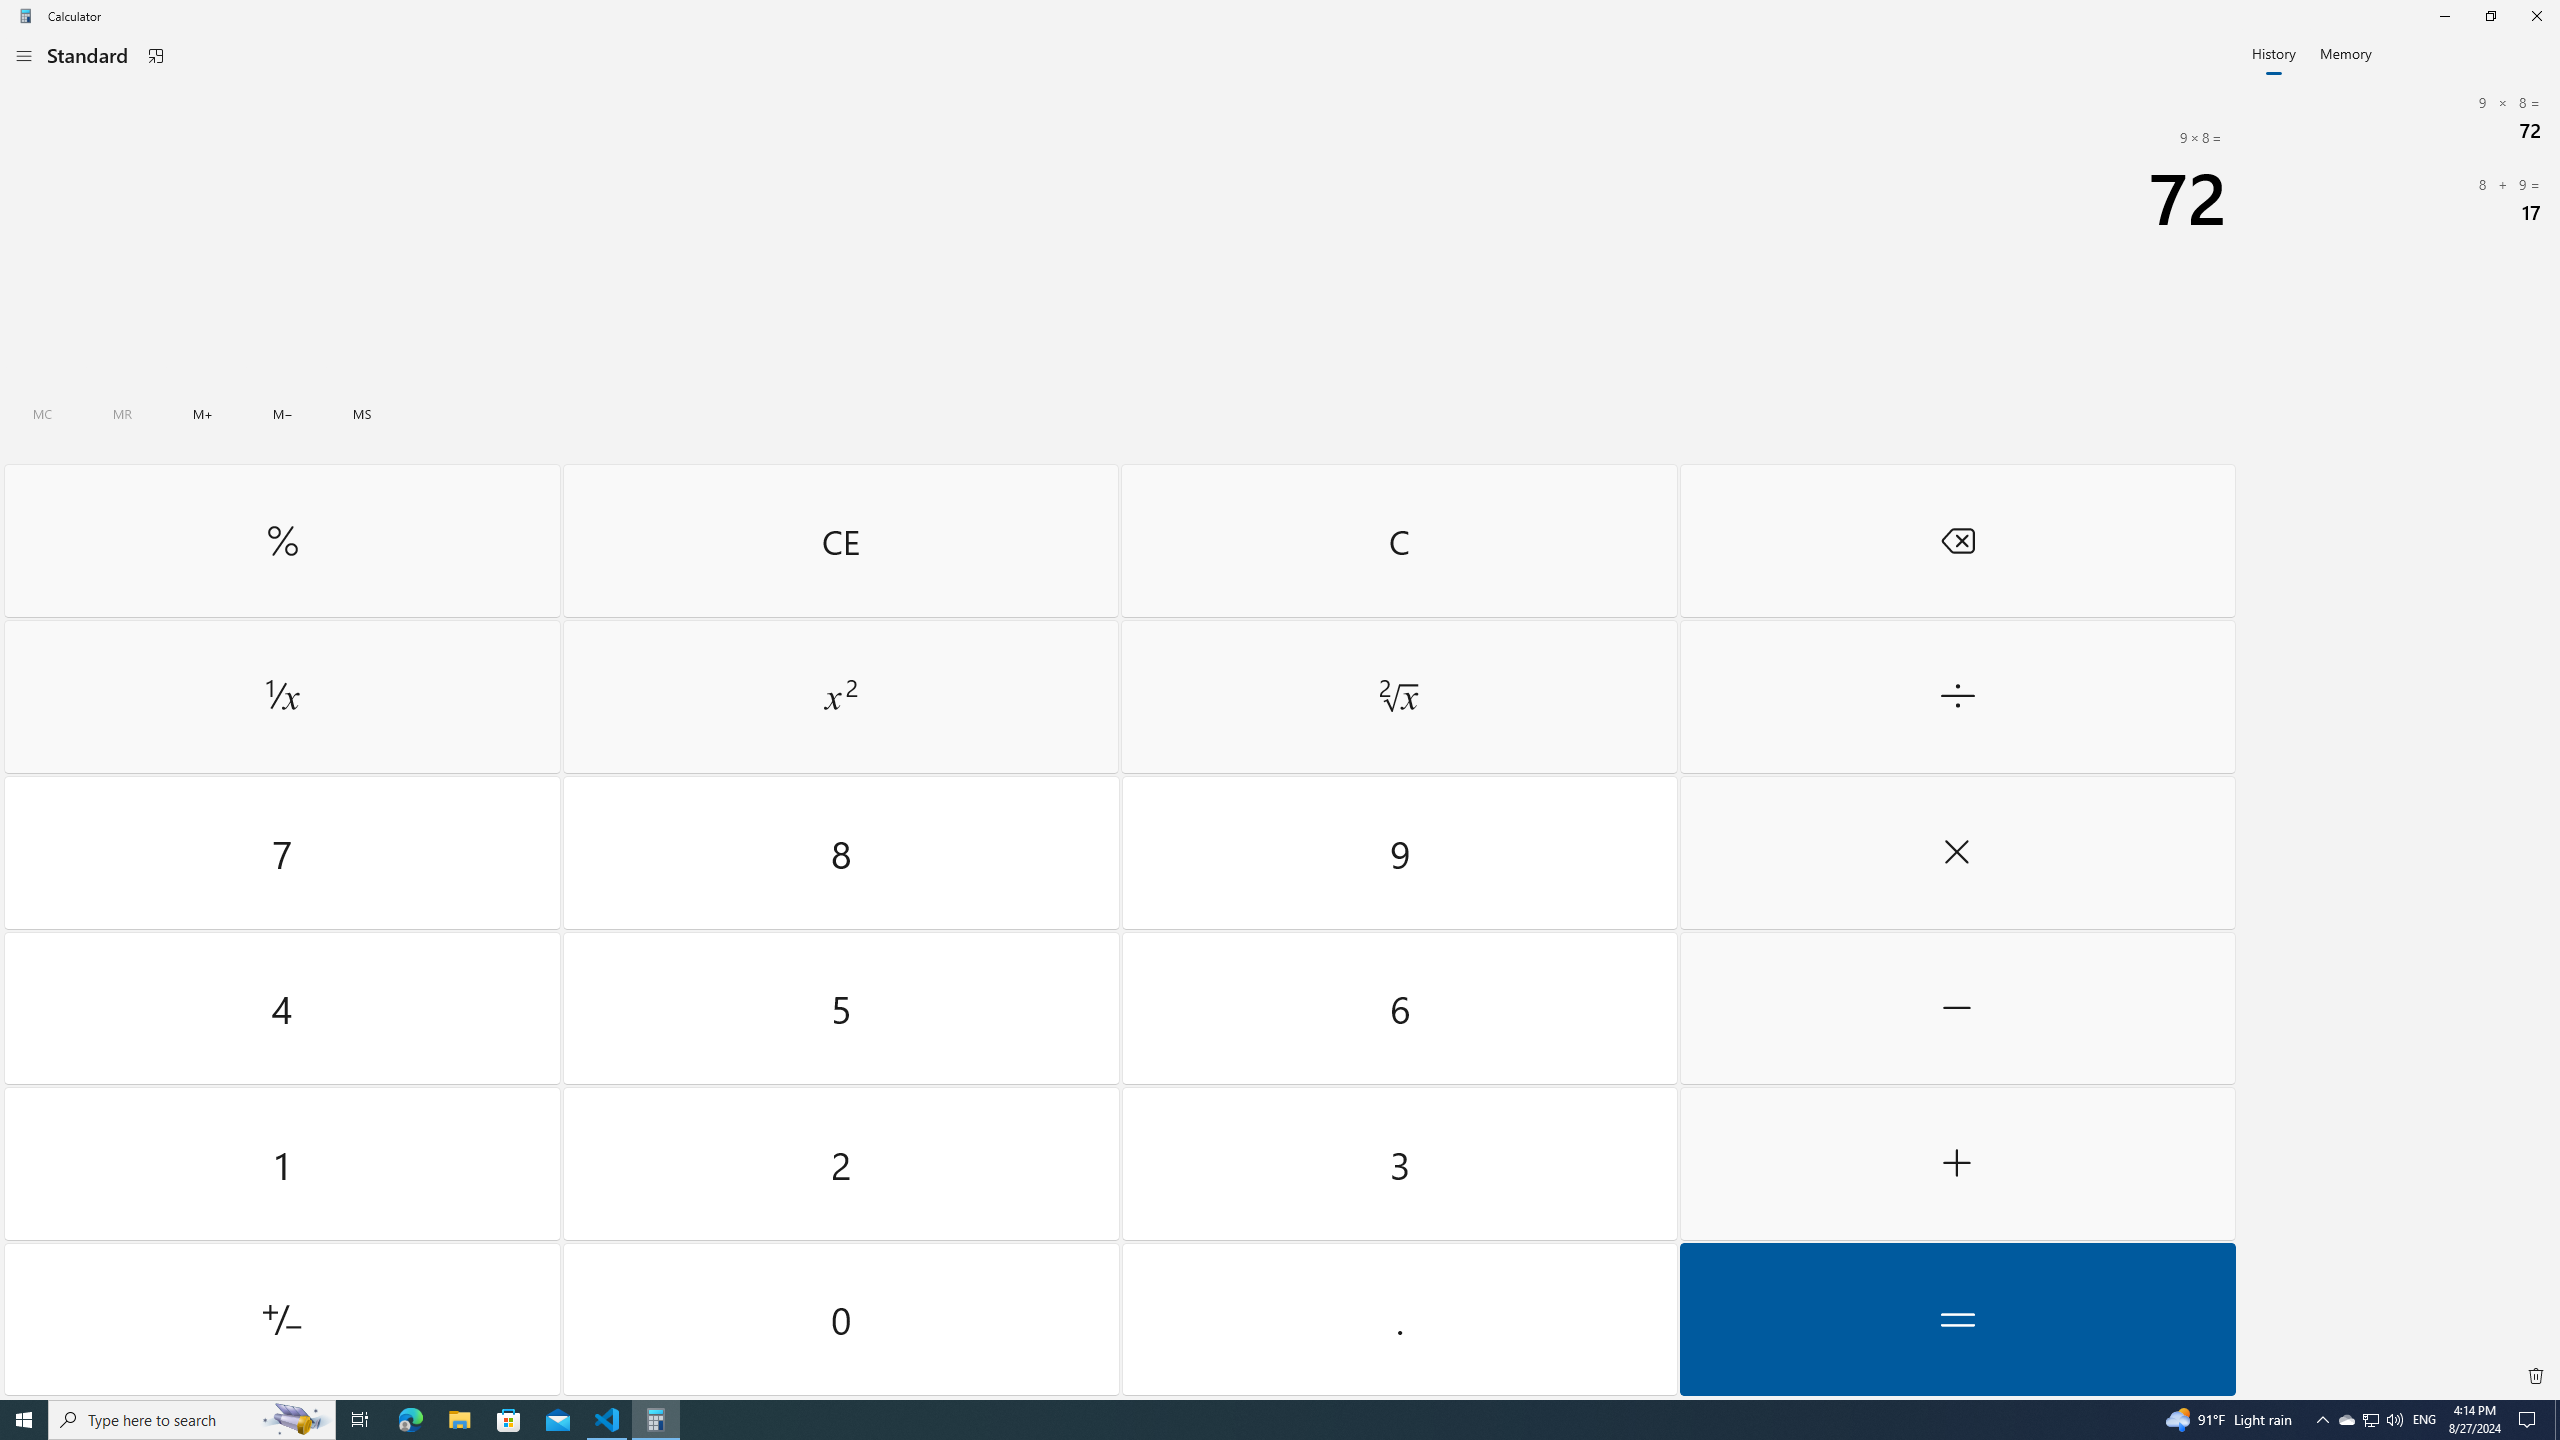  I want to click on 'Positive negative', so click(281, 1318).